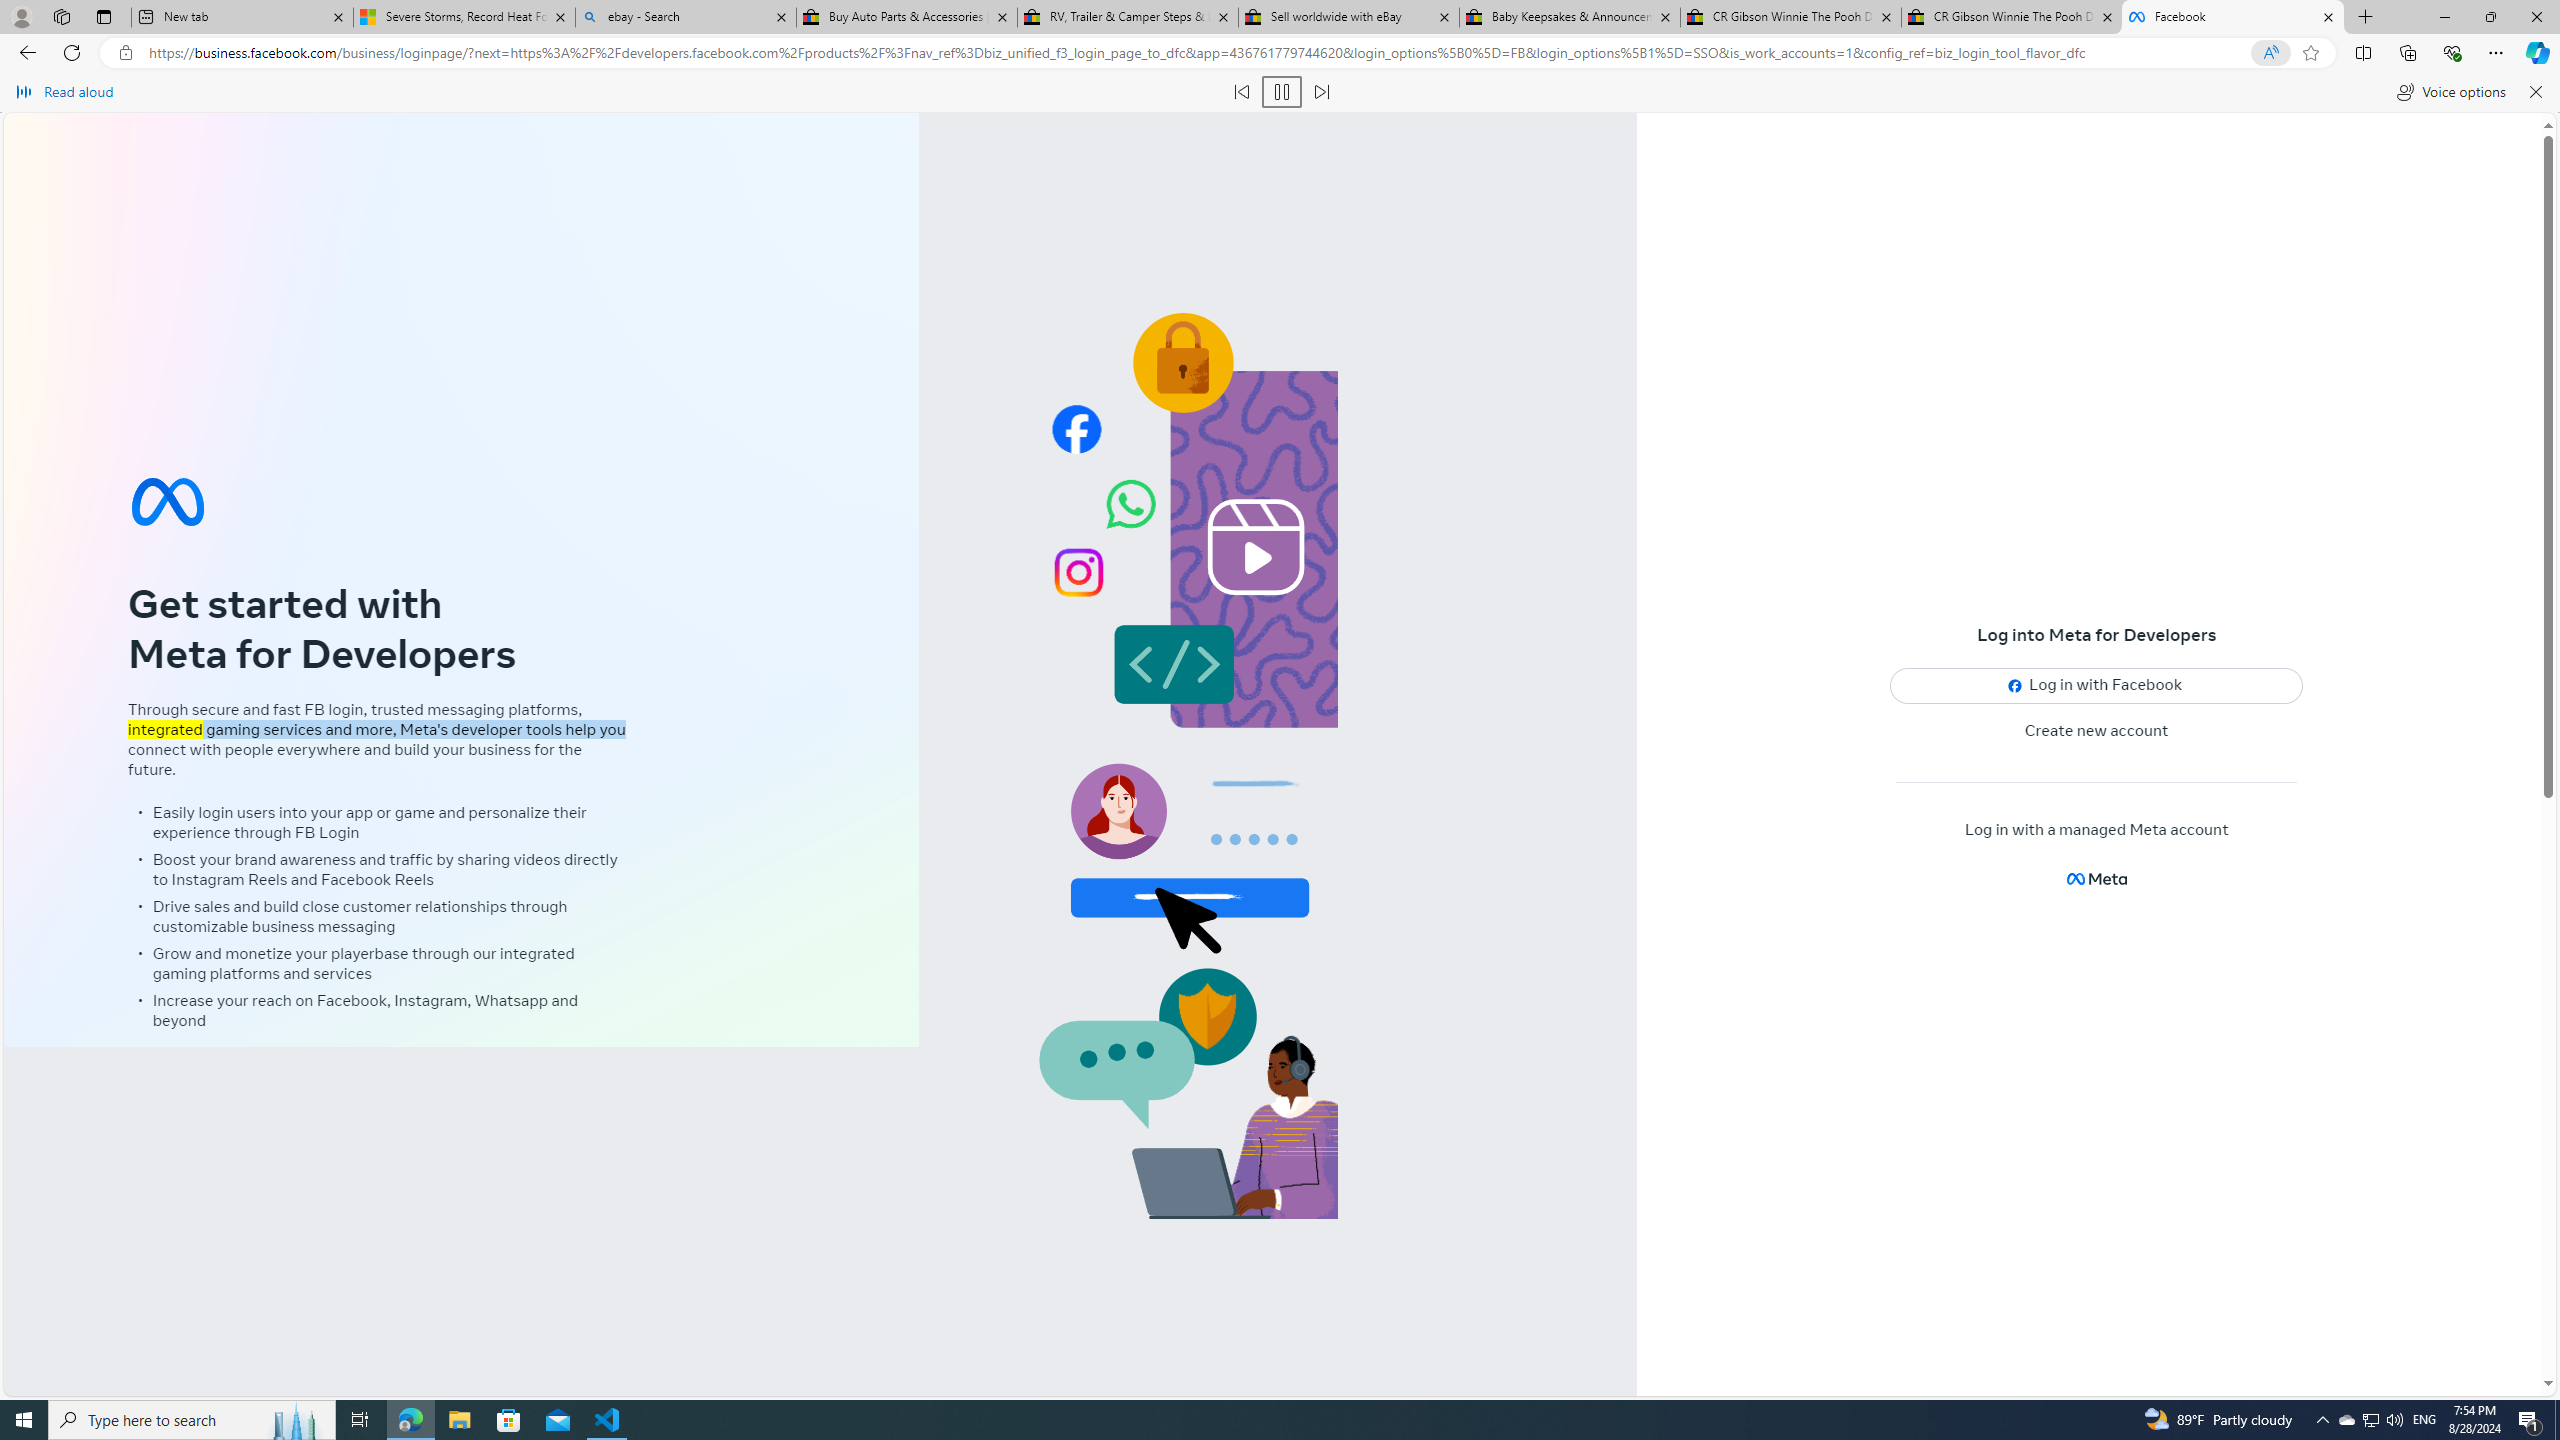 This screenshot has width=2560, height=1440. What do you see at coordinates (1320, 91) in the screenshot?
I see `'Read next paragraph'` at bounding box center [1320, 91].